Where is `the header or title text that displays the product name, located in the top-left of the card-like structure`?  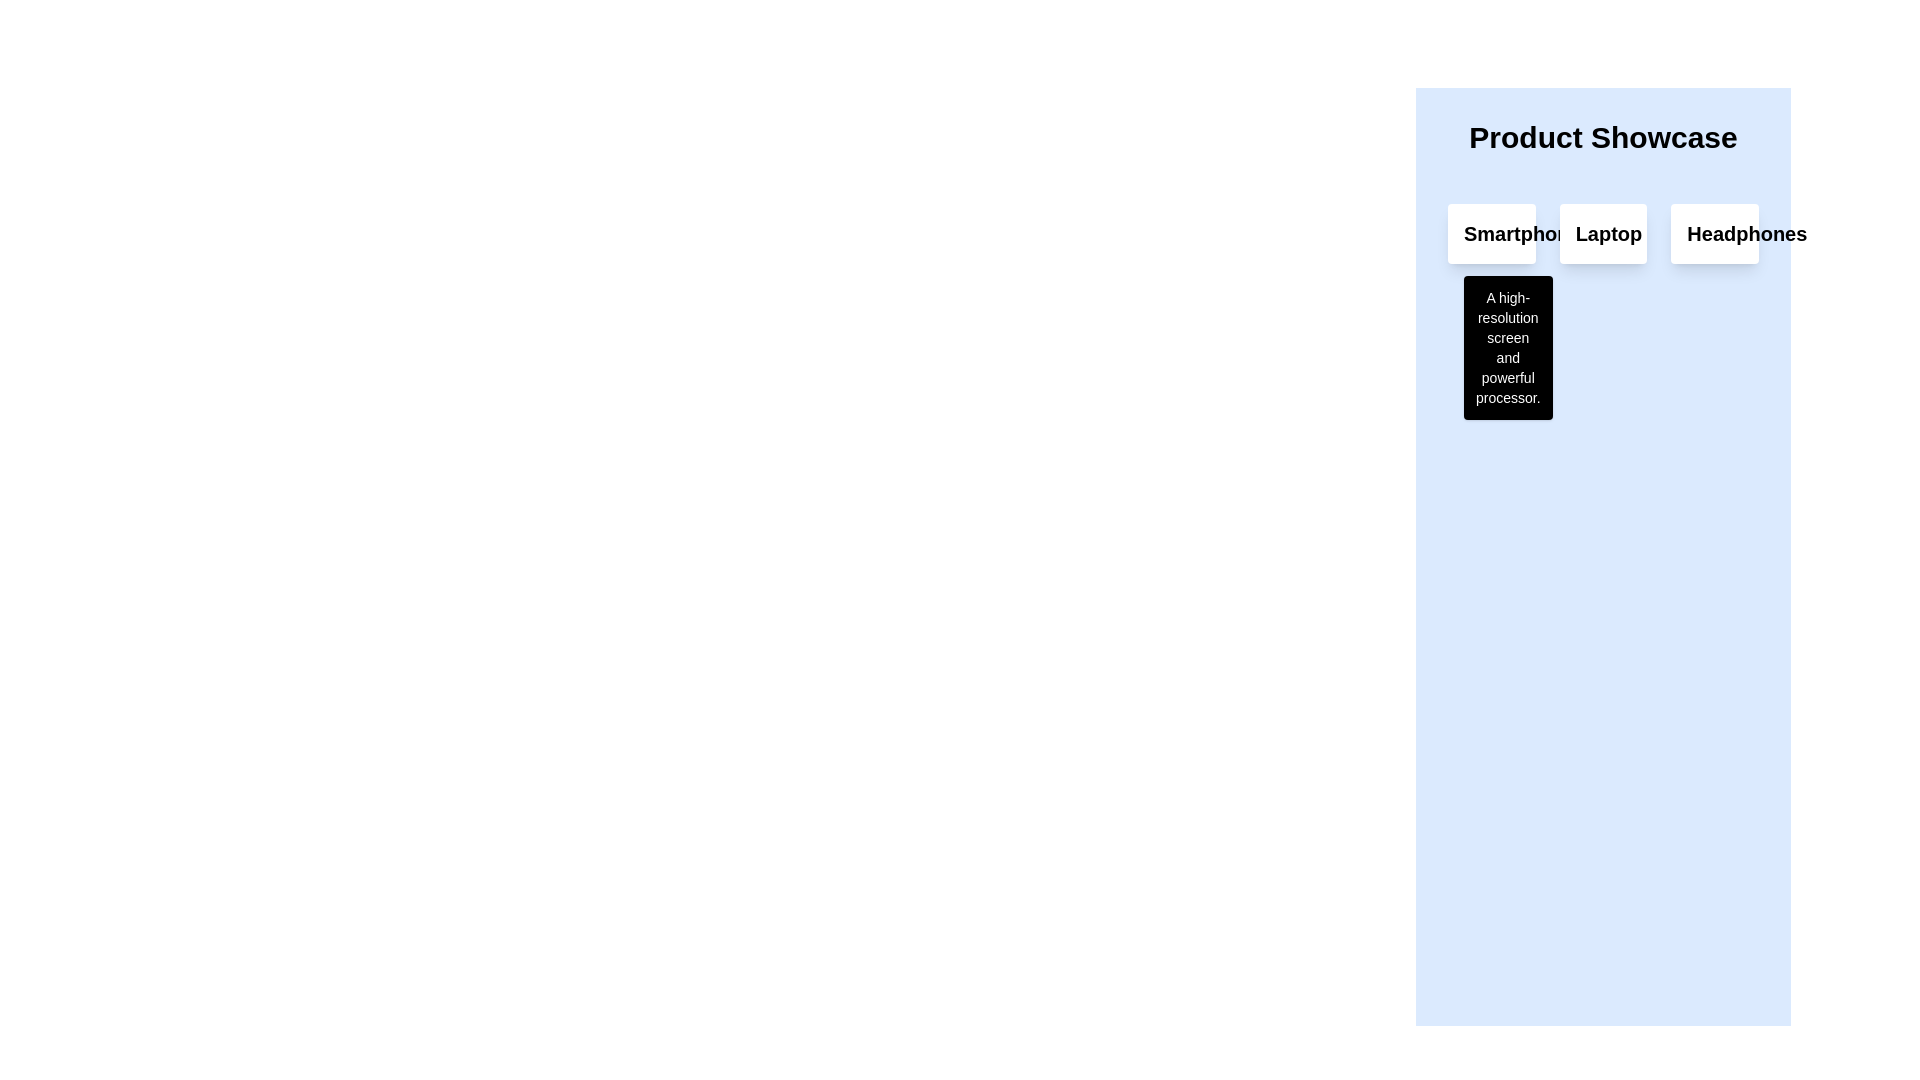 the header or title text that displays the product name, located in the top-left of the card-like structure is located at coordinates (1491, 233).